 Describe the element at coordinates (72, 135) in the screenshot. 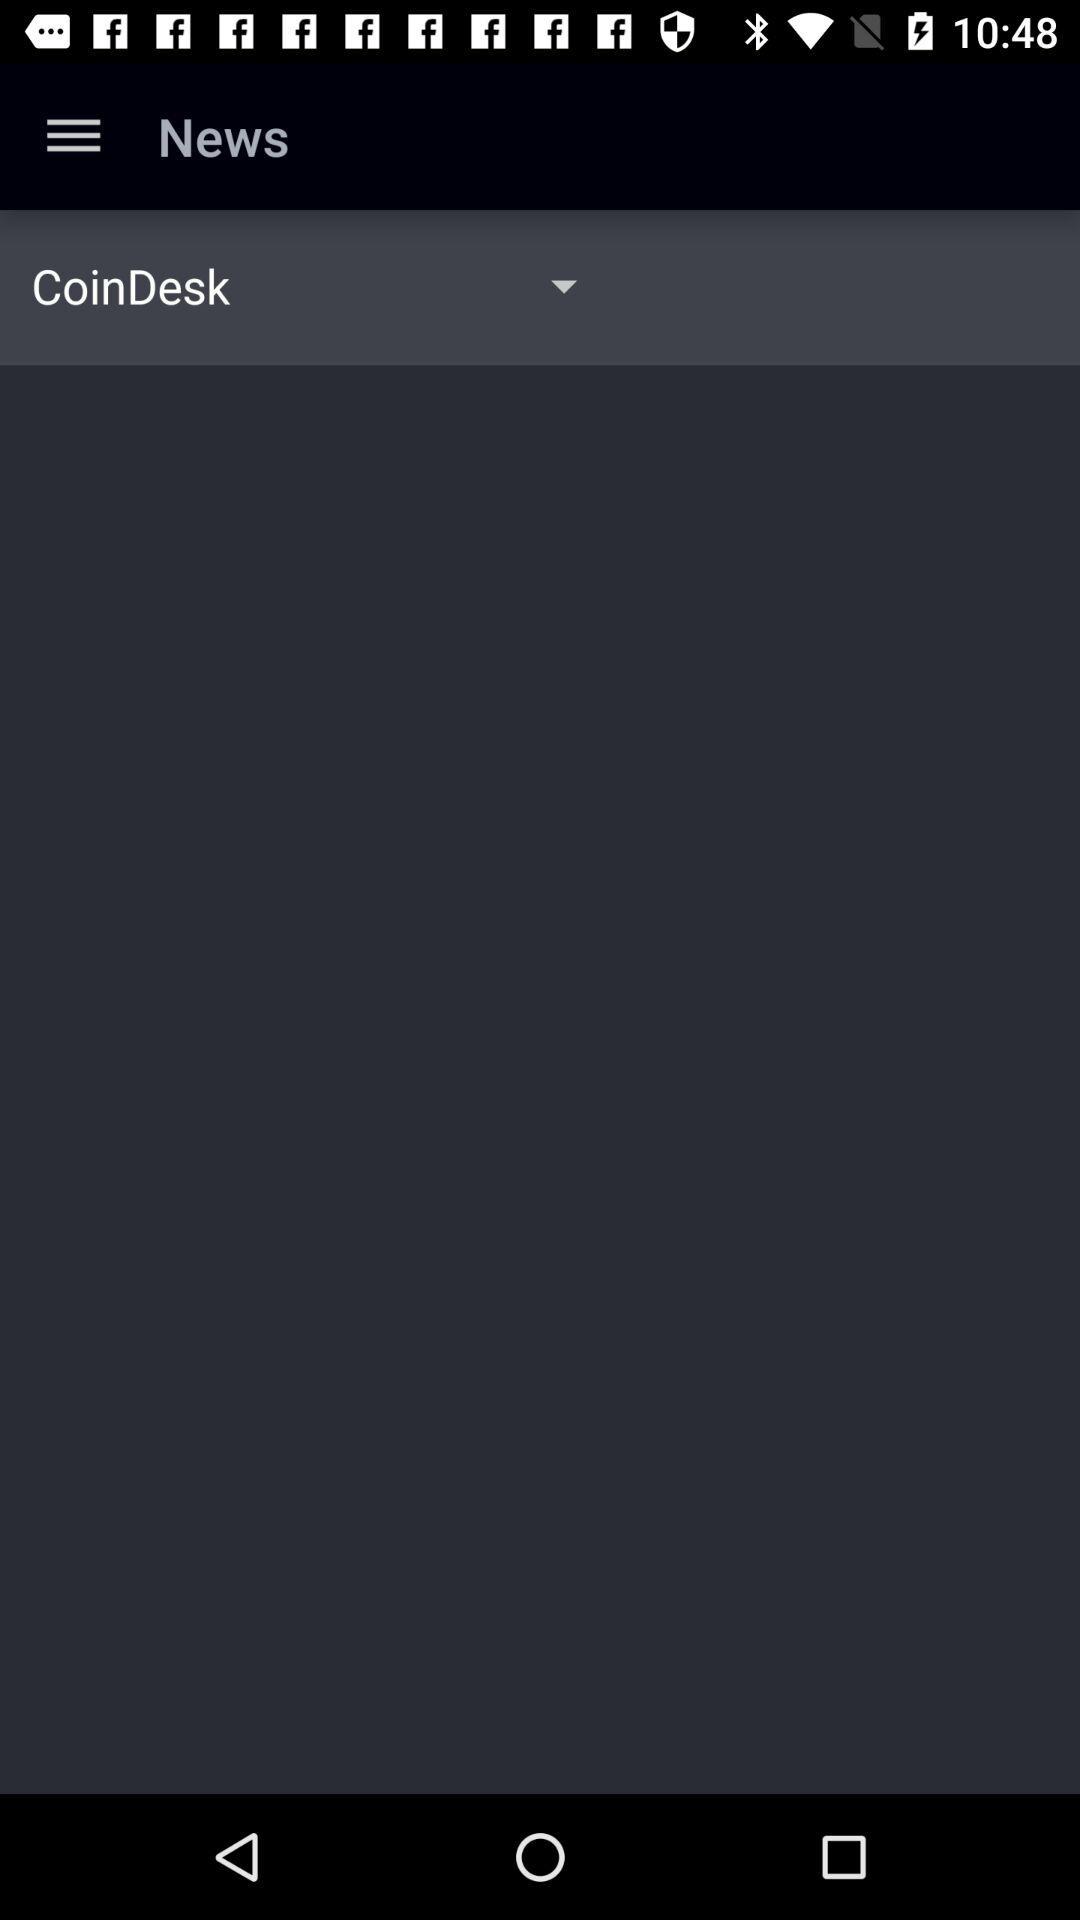

I see `icon above coindesk item` at that location.